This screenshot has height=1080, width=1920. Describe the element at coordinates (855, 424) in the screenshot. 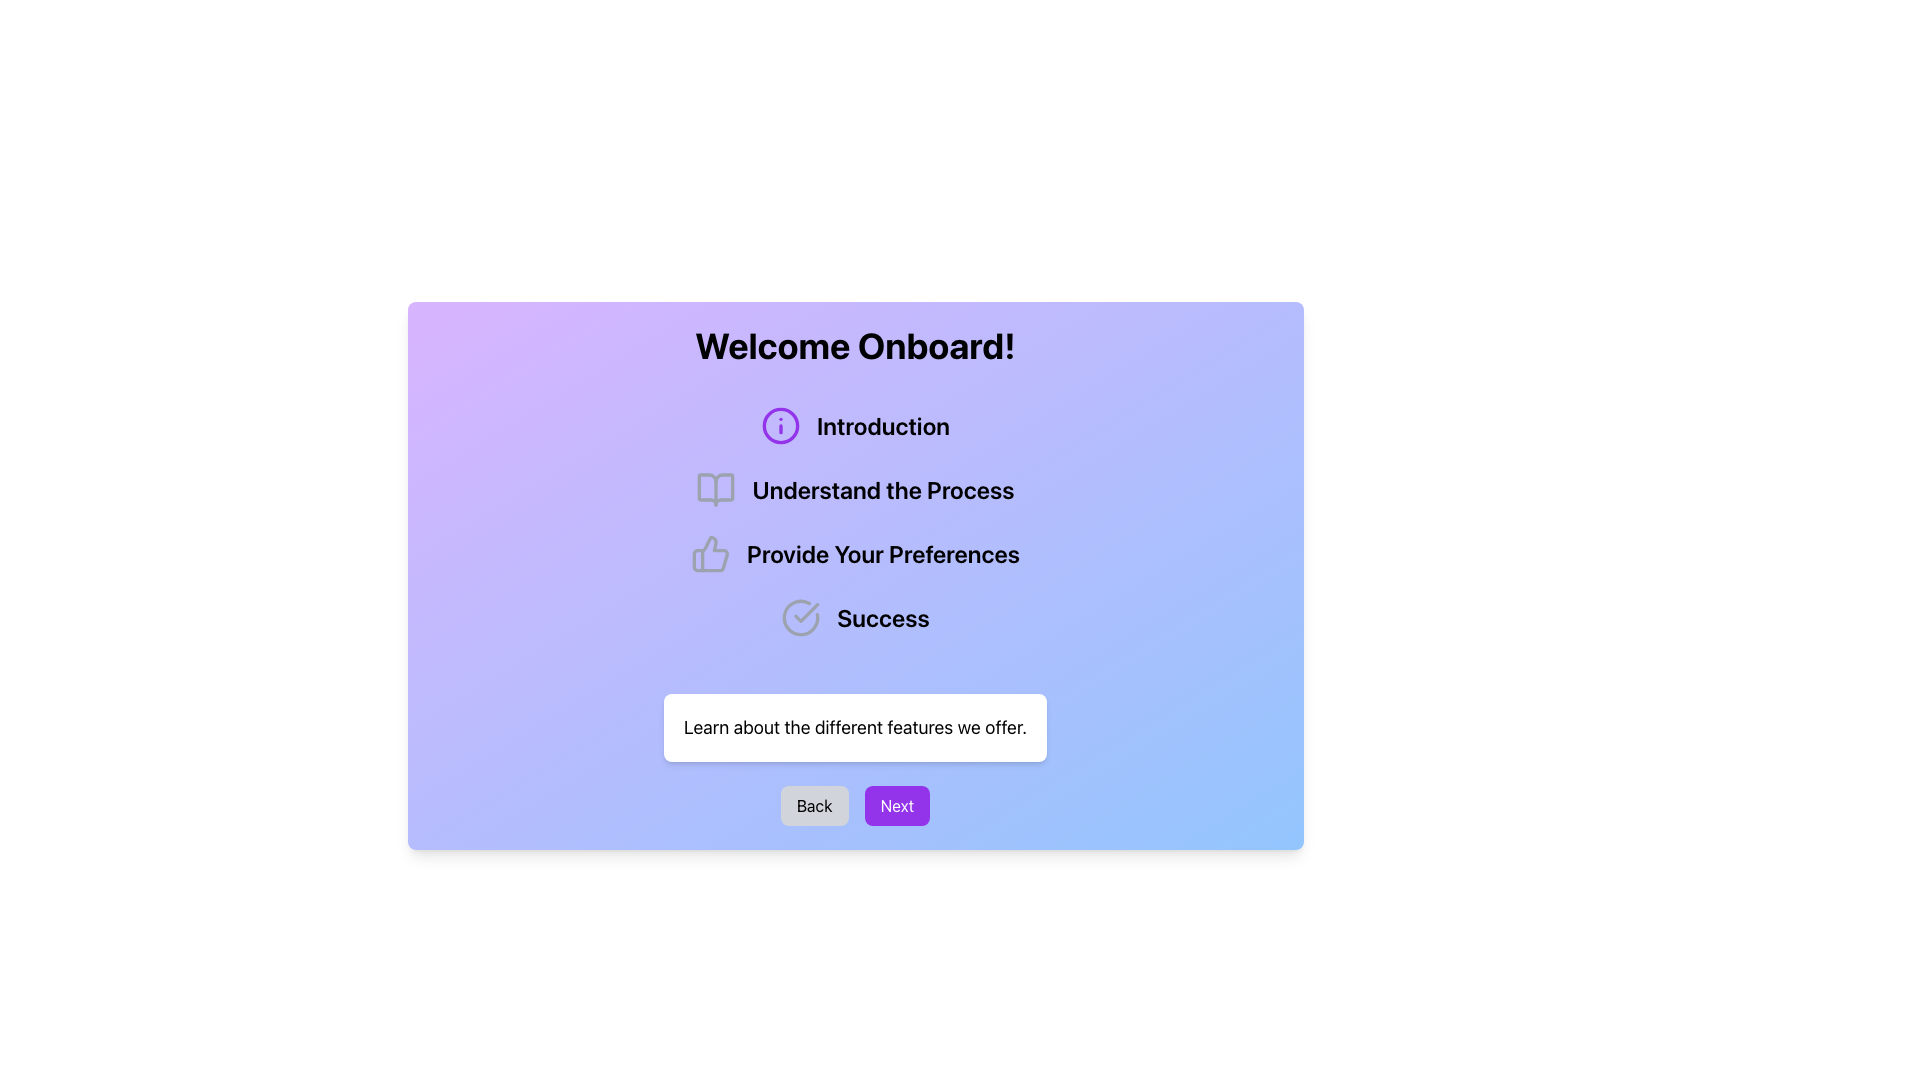

I see `the Label with icon that indicates the start or overview section of the process, positioned at the top of the vertical list under 'Welcome Onboard!'` at that location.